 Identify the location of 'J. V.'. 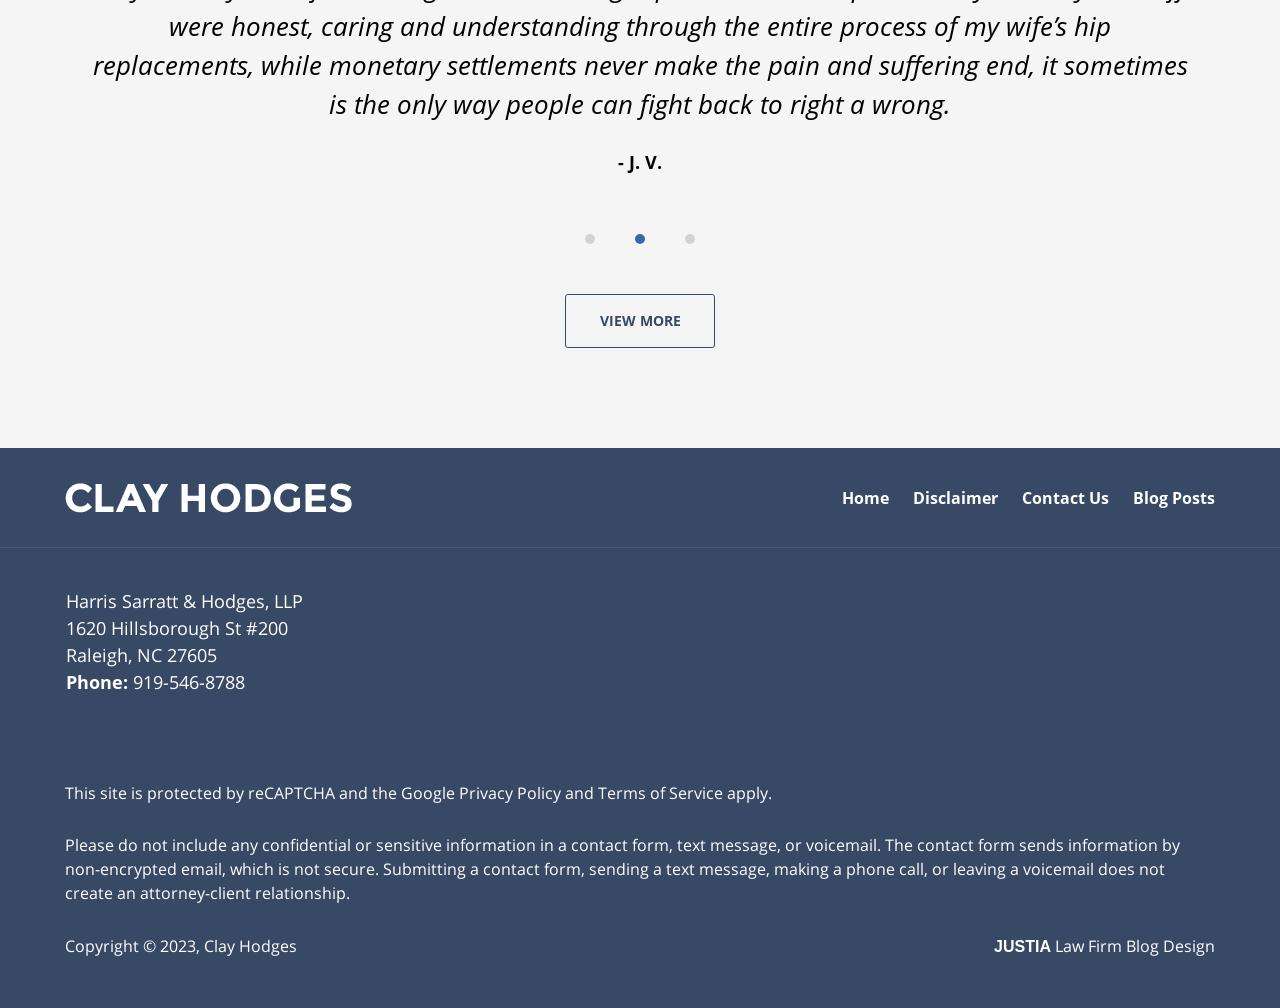
(645, 161).